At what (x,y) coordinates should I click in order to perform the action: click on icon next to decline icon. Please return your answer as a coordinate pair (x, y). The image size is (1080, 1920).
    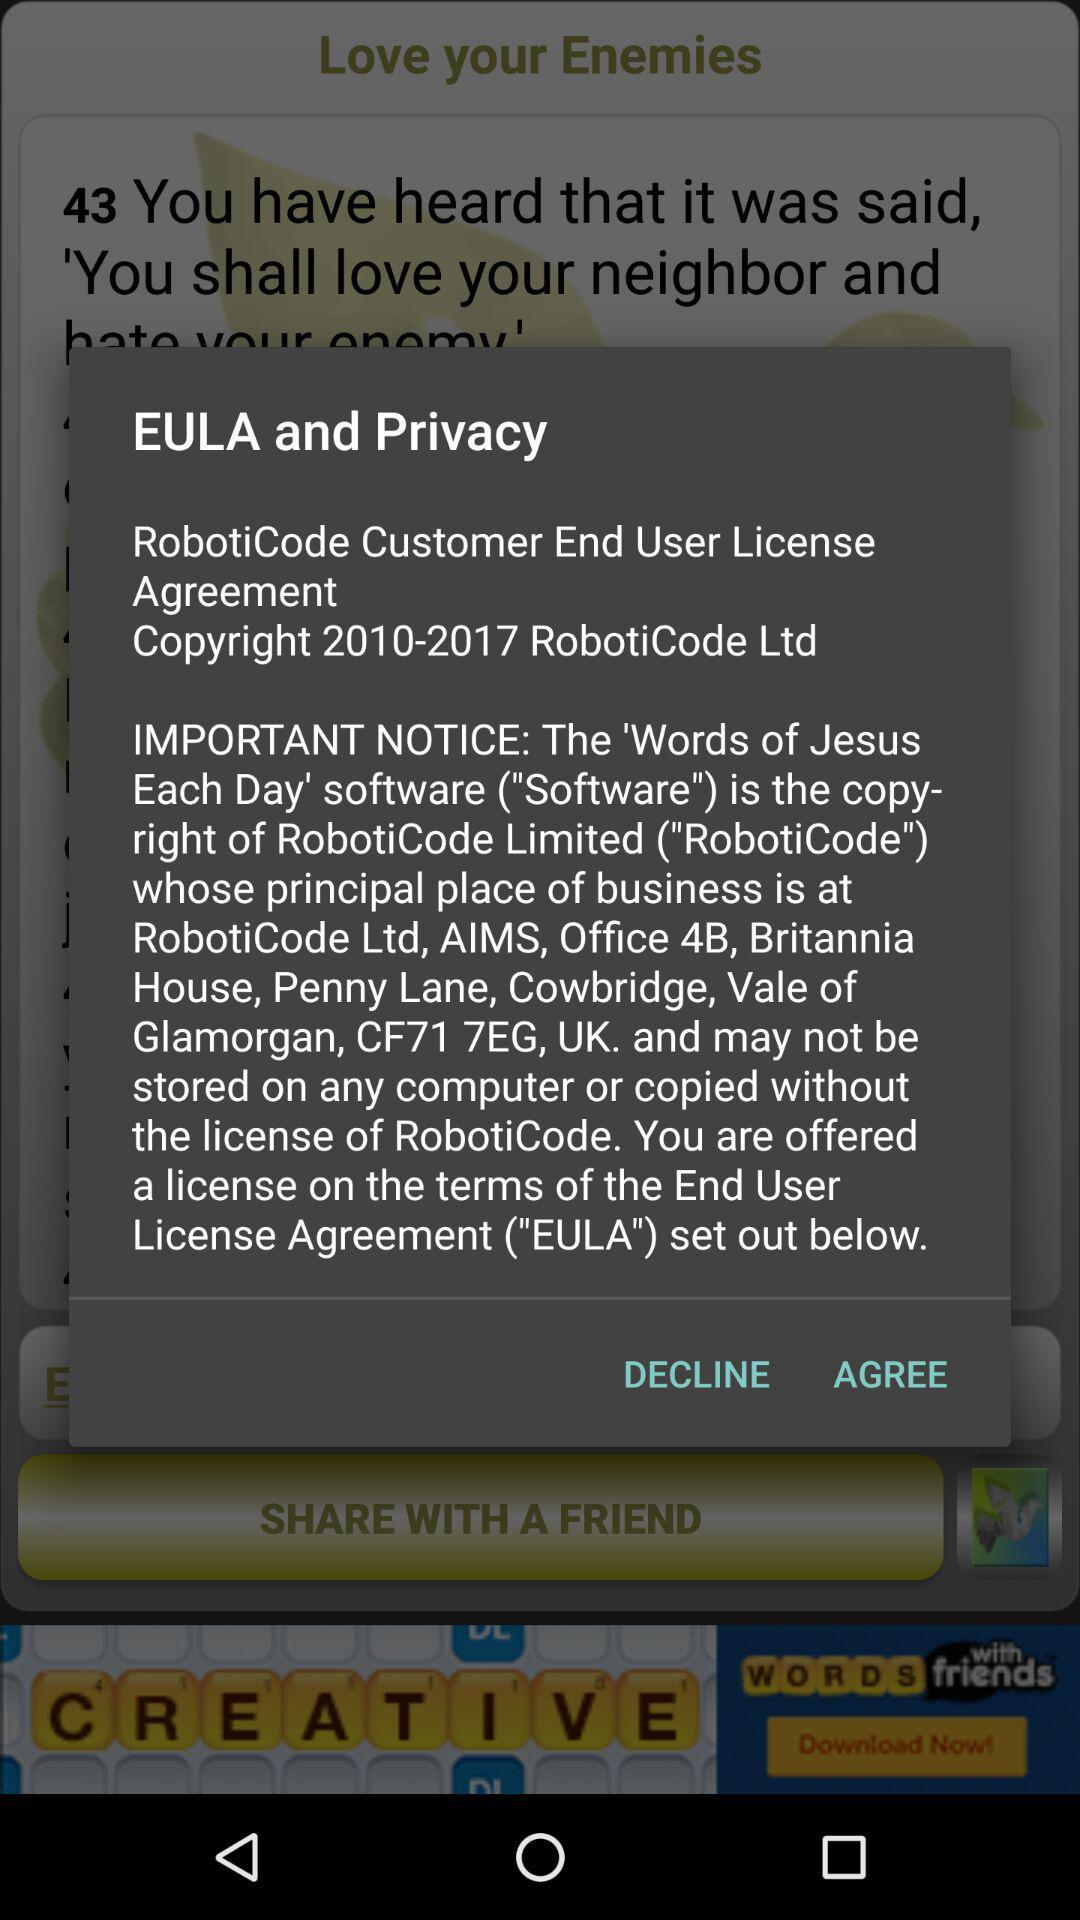
    Looking at the image, I should click on (889, 1372).